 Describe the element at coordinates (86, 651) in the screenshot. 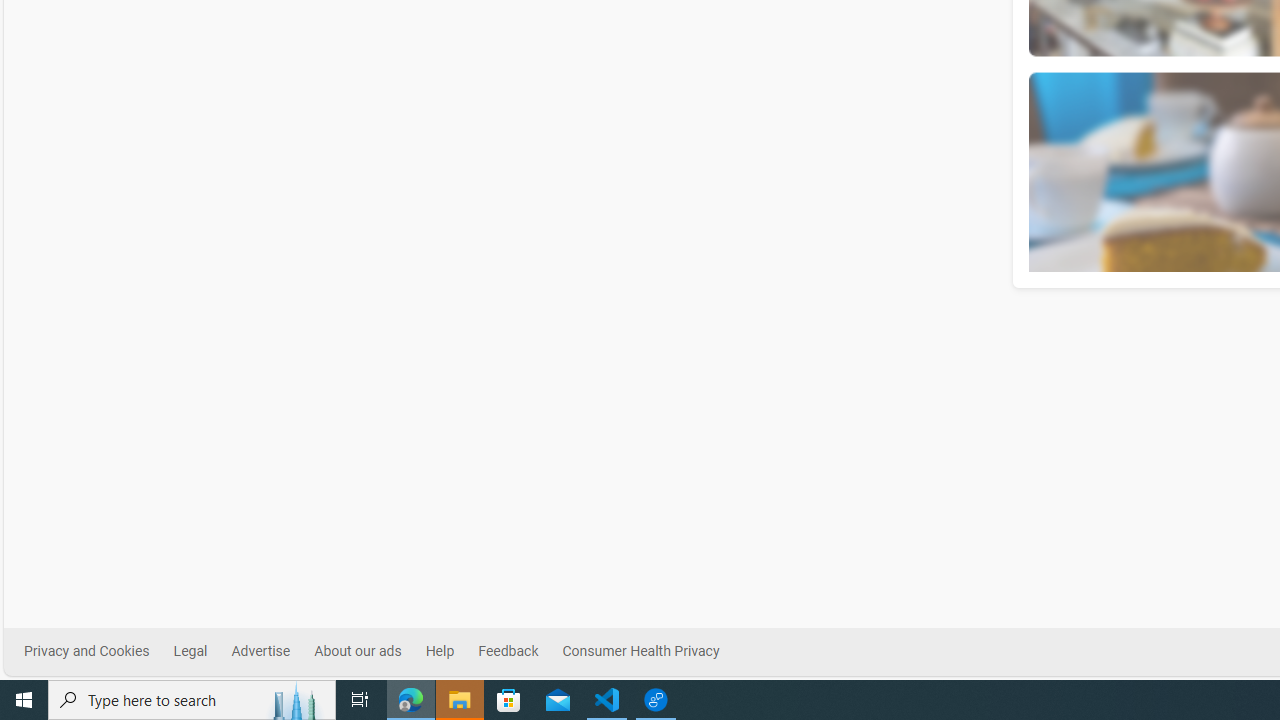

I see `'Privacy and Cookies'` at that location.